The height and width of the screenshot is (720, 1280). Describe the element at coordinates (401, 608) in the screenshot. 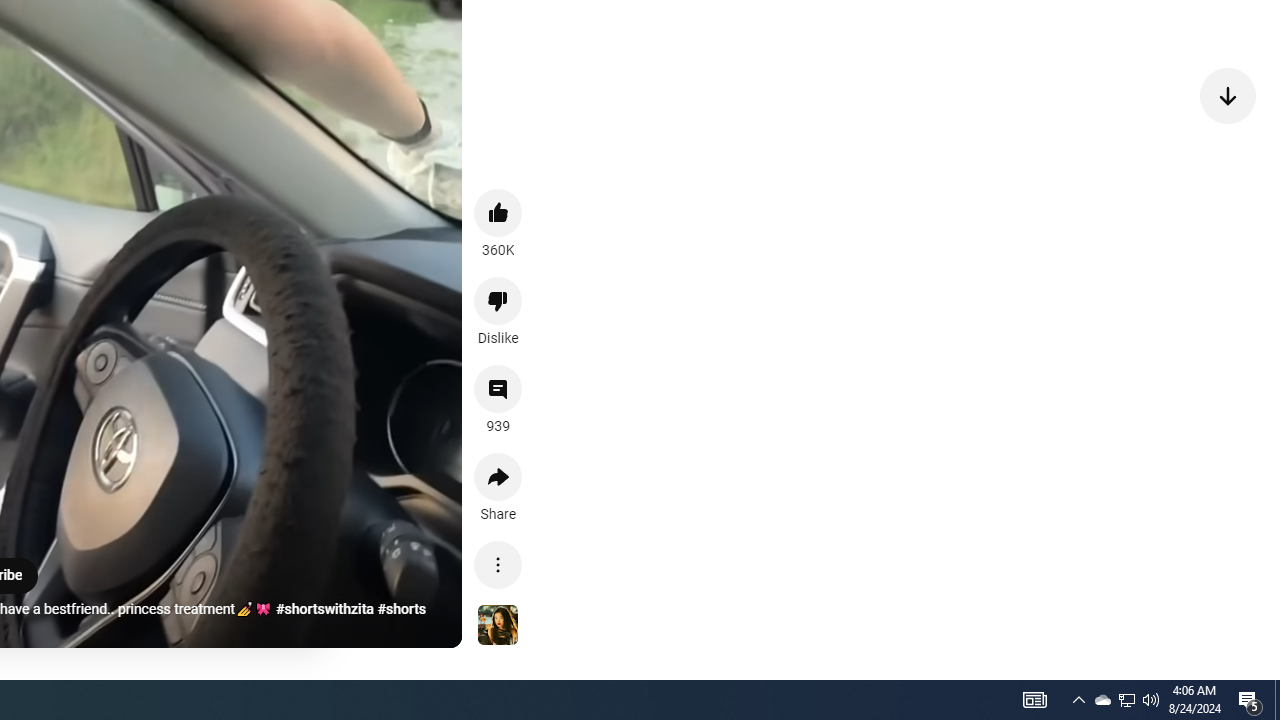

I see `'#shorts'` at that location.